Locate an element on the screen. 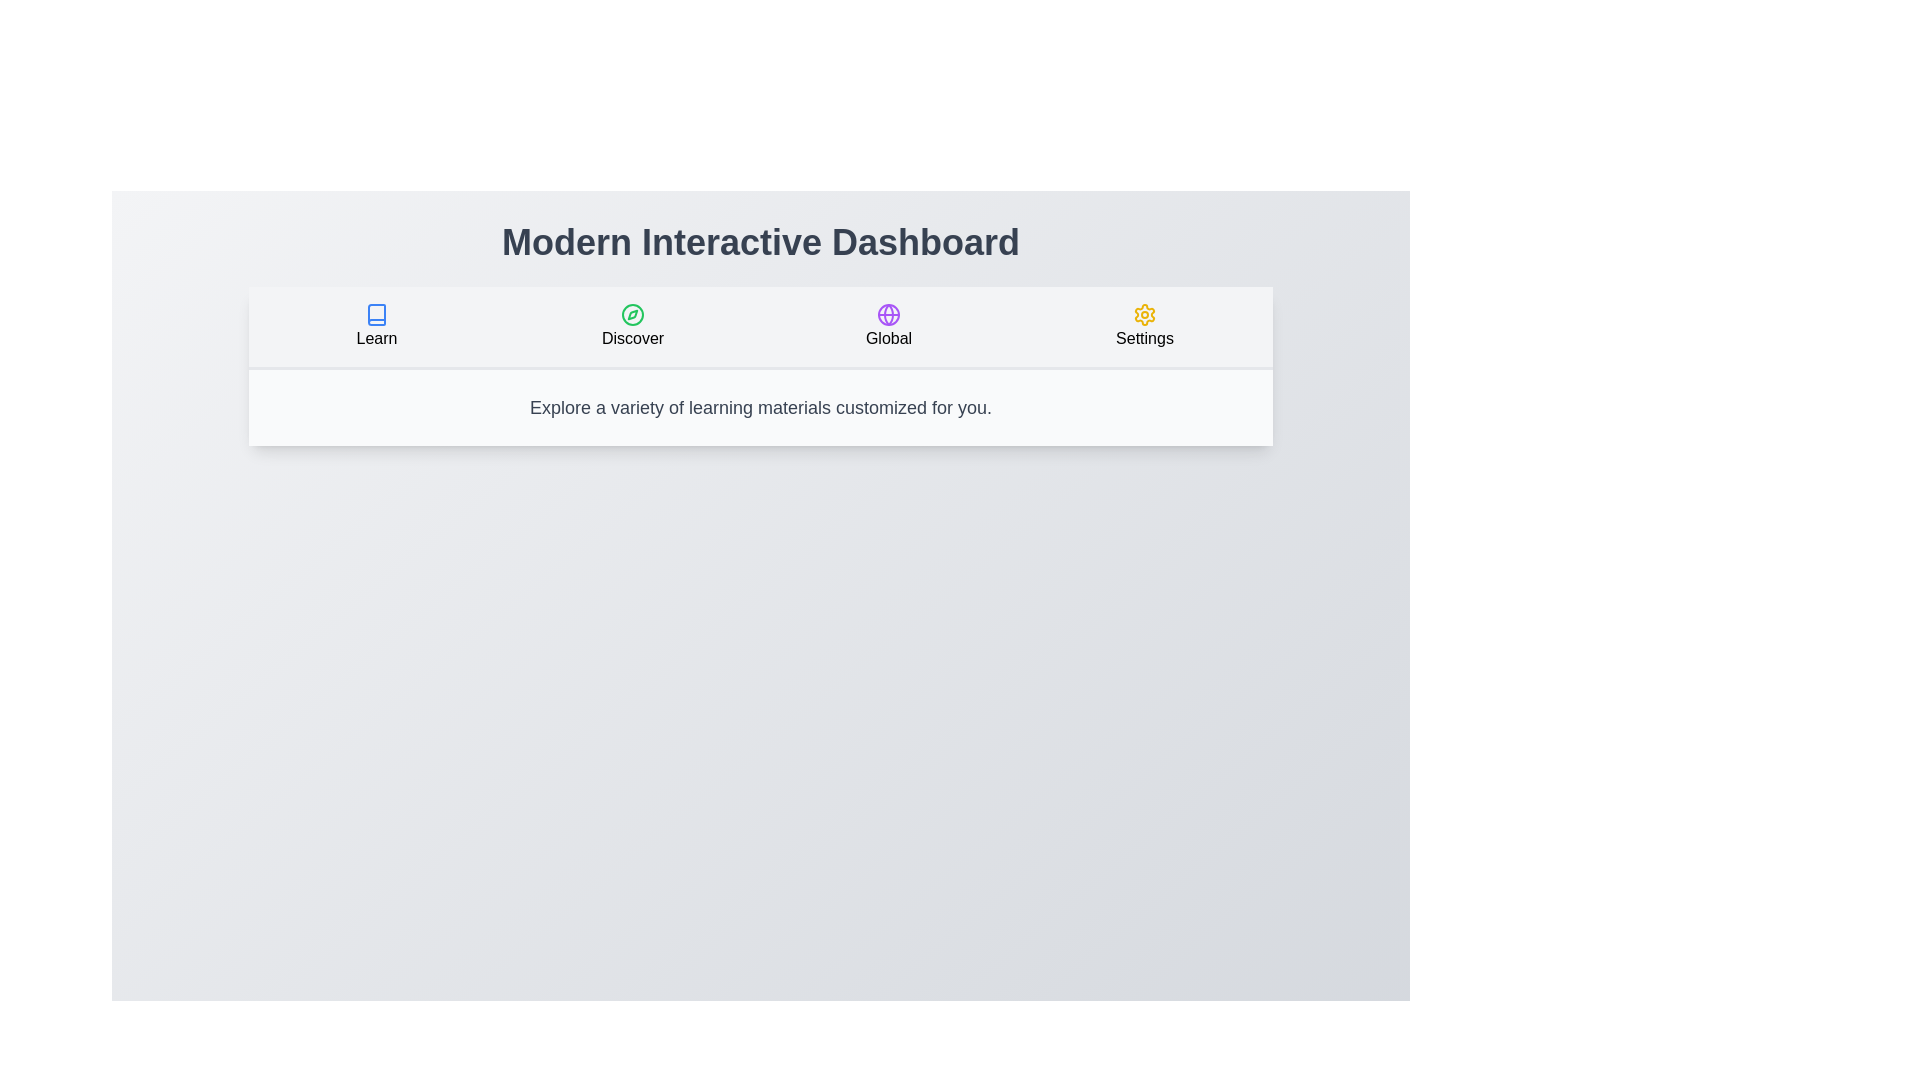 The width and height of the screenshot is (1920, 1080). the Navigational Tab featuring a purple globe icon and the text 'Global' is located at coordinates (887, 326).